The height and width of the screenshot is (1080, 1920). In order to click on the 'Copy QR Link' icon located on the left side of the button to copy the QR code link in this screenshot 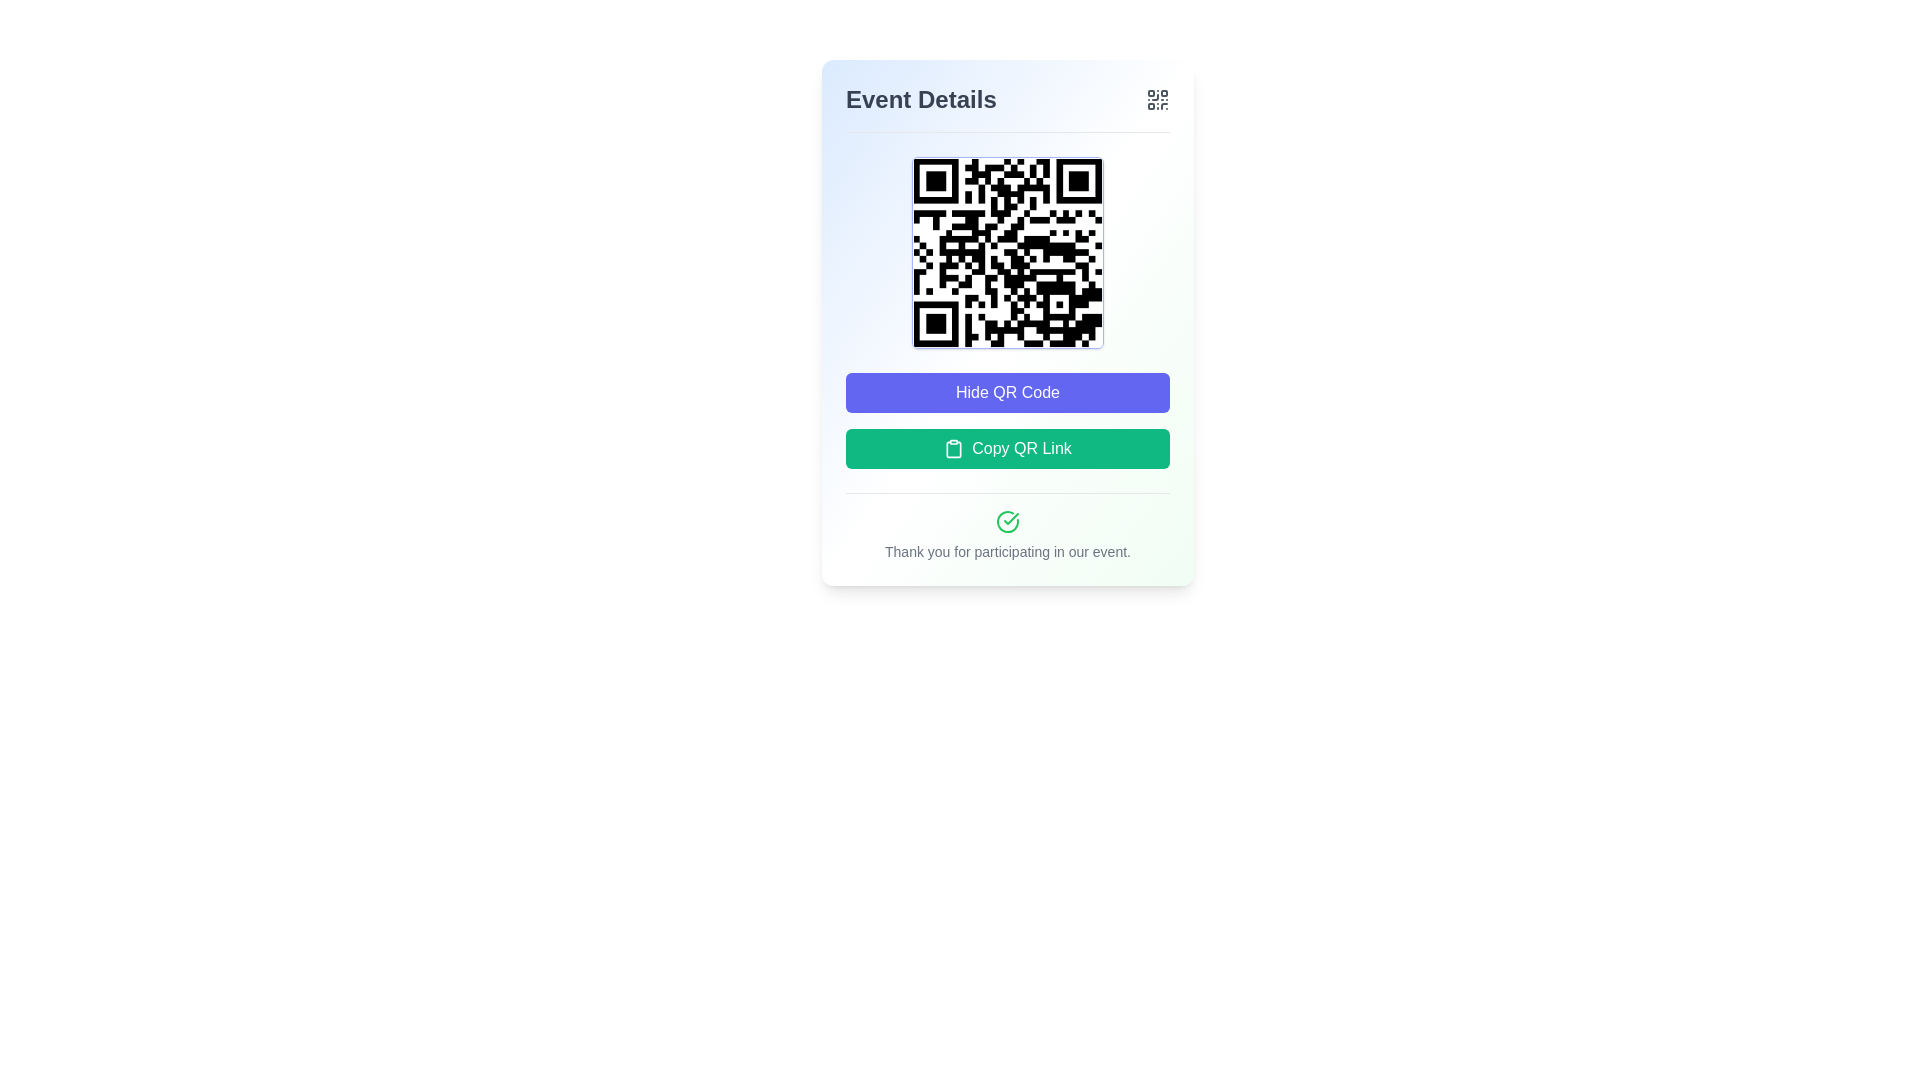, I will do `click(953, 447)`.